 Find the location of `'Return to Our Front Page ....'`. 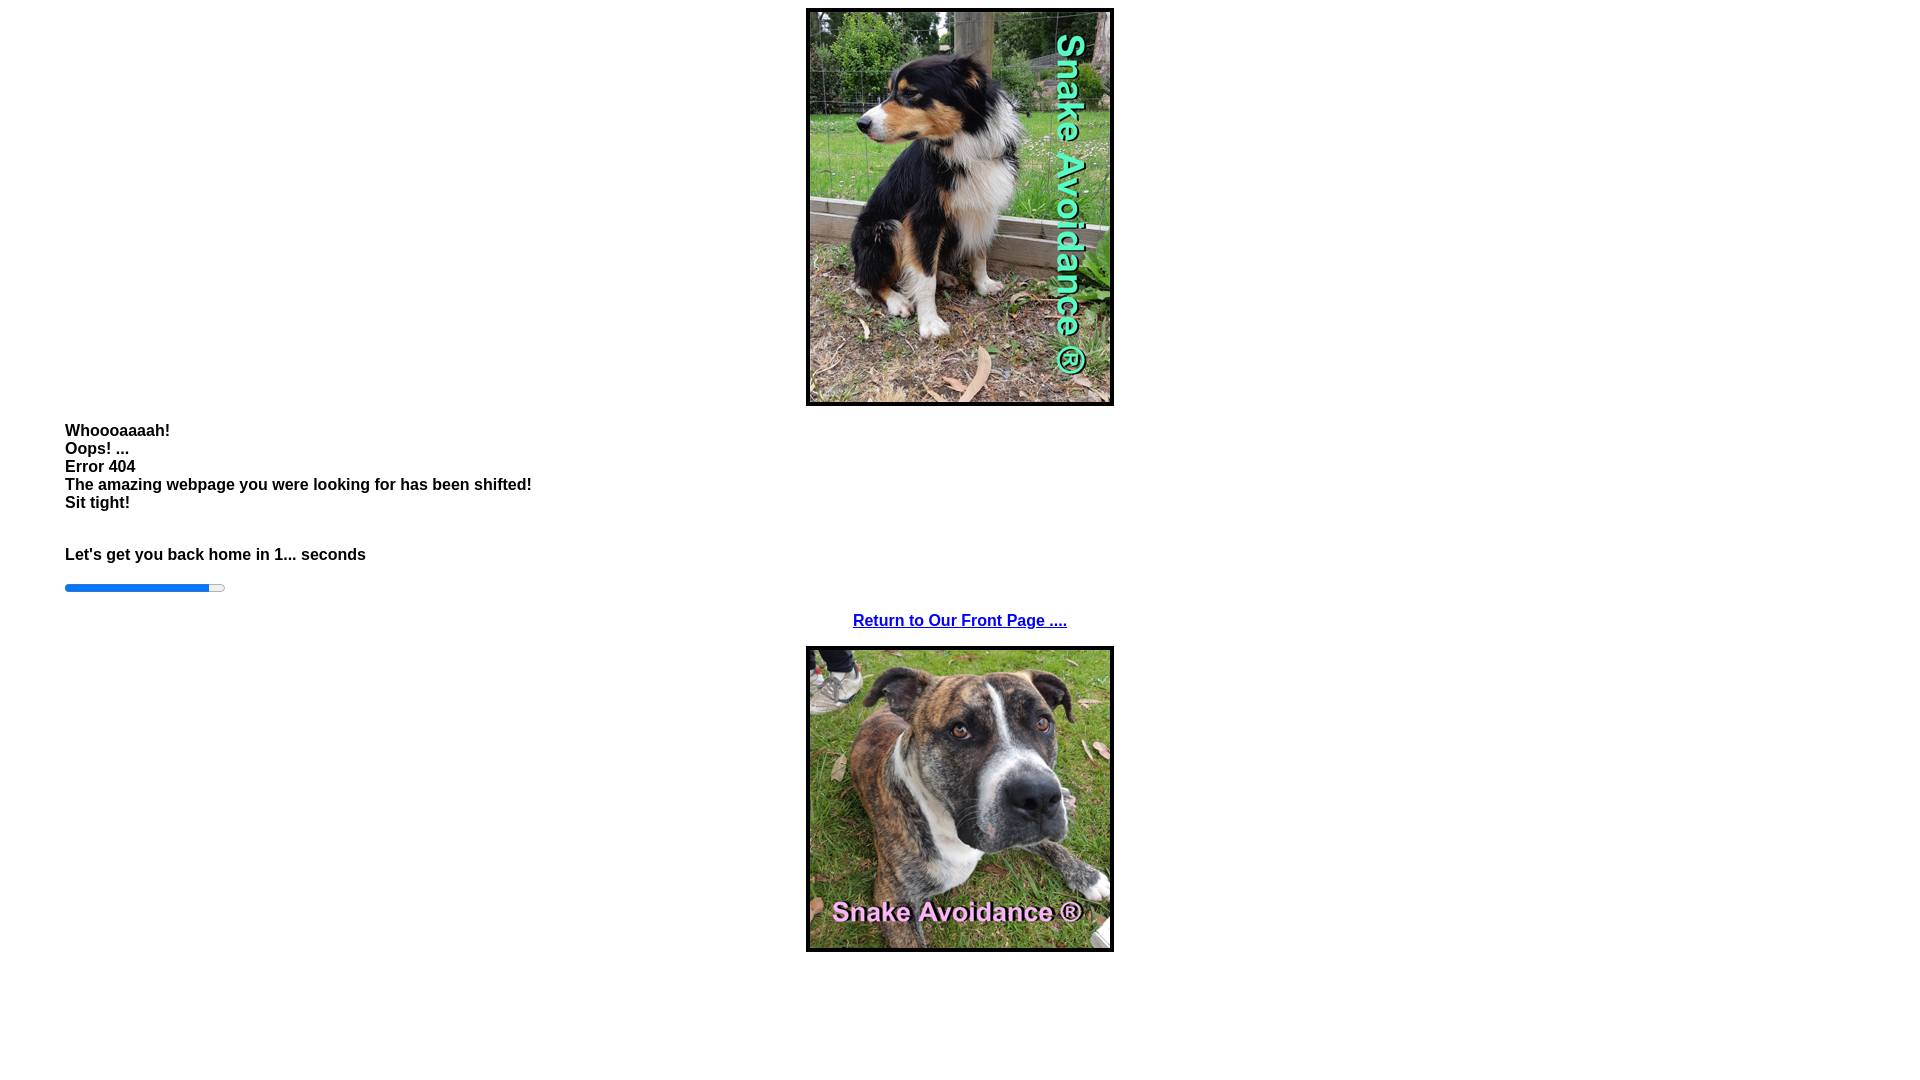

'Return to Our Front Page ....' is located at coordinates (960, 619).